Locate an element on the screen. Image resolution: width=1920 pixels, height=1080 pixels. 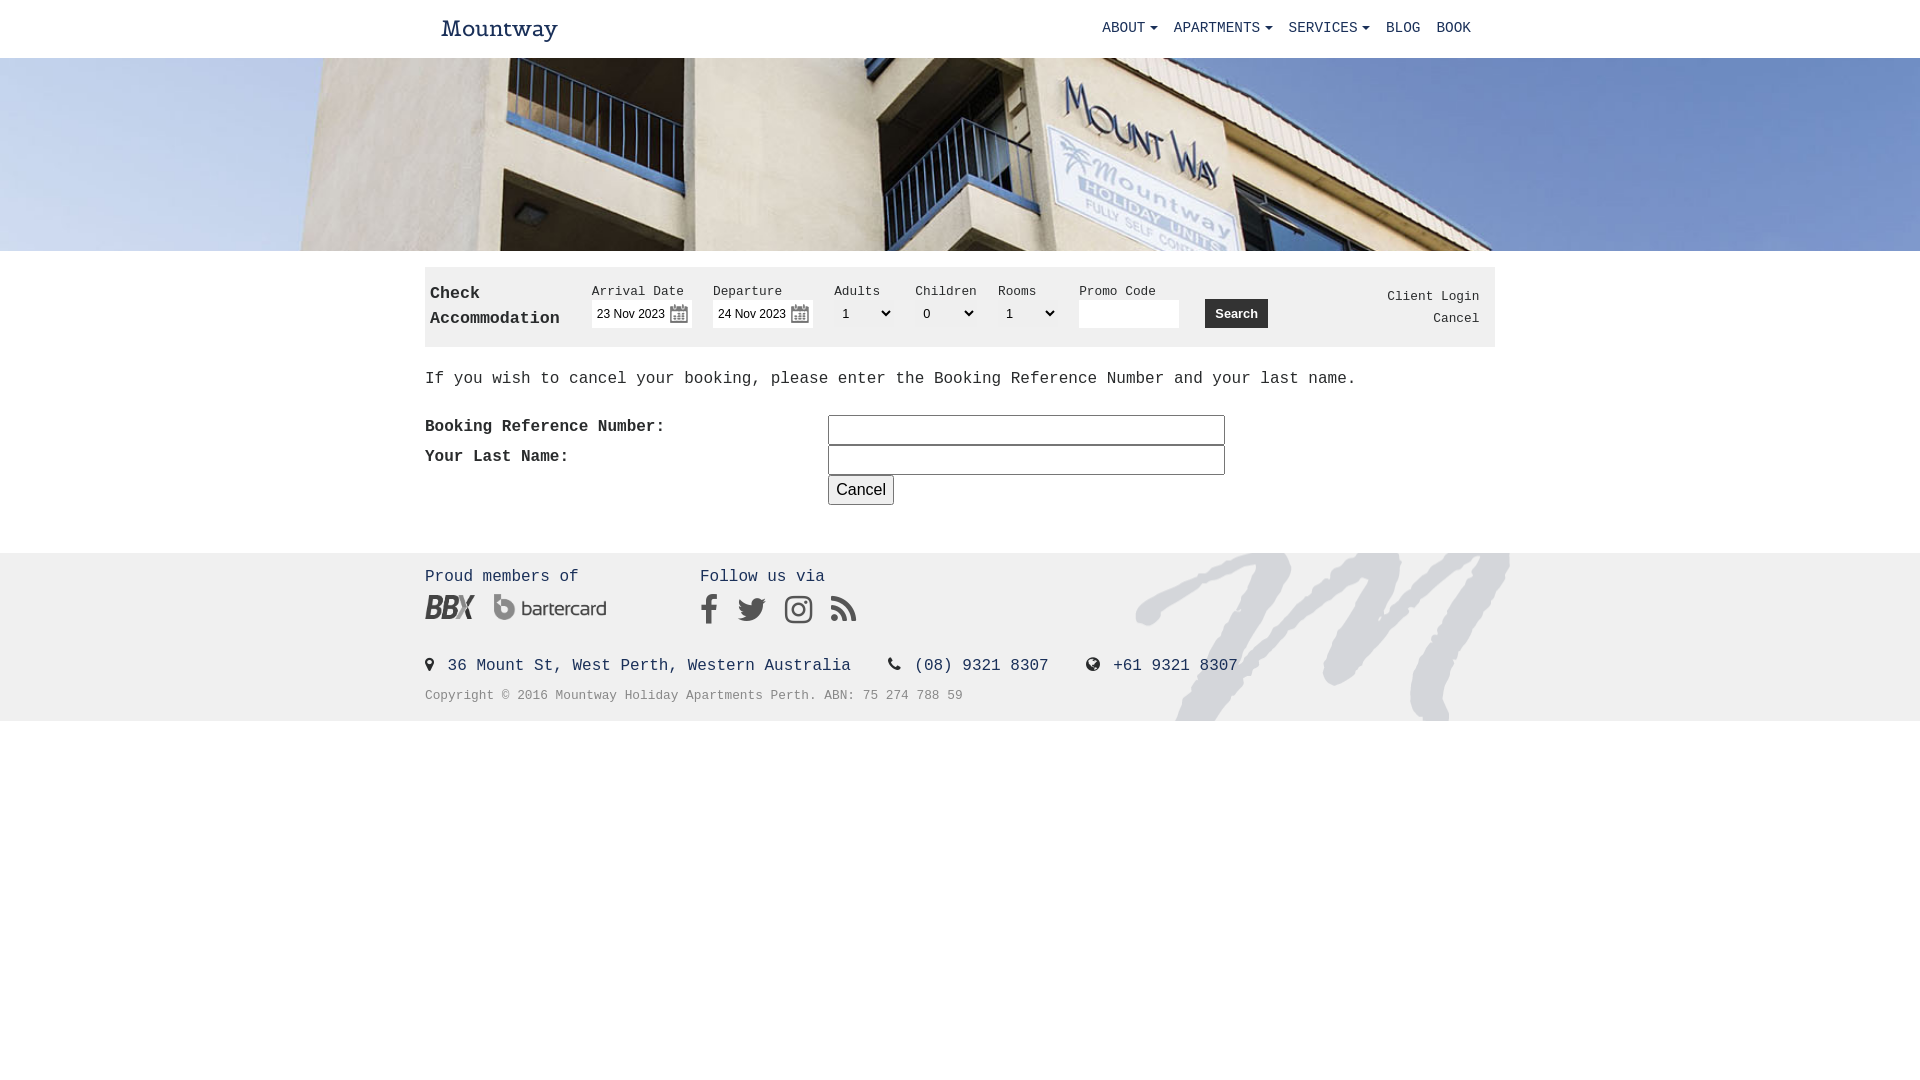
'Mountway' is located at coordinates (499, 29).